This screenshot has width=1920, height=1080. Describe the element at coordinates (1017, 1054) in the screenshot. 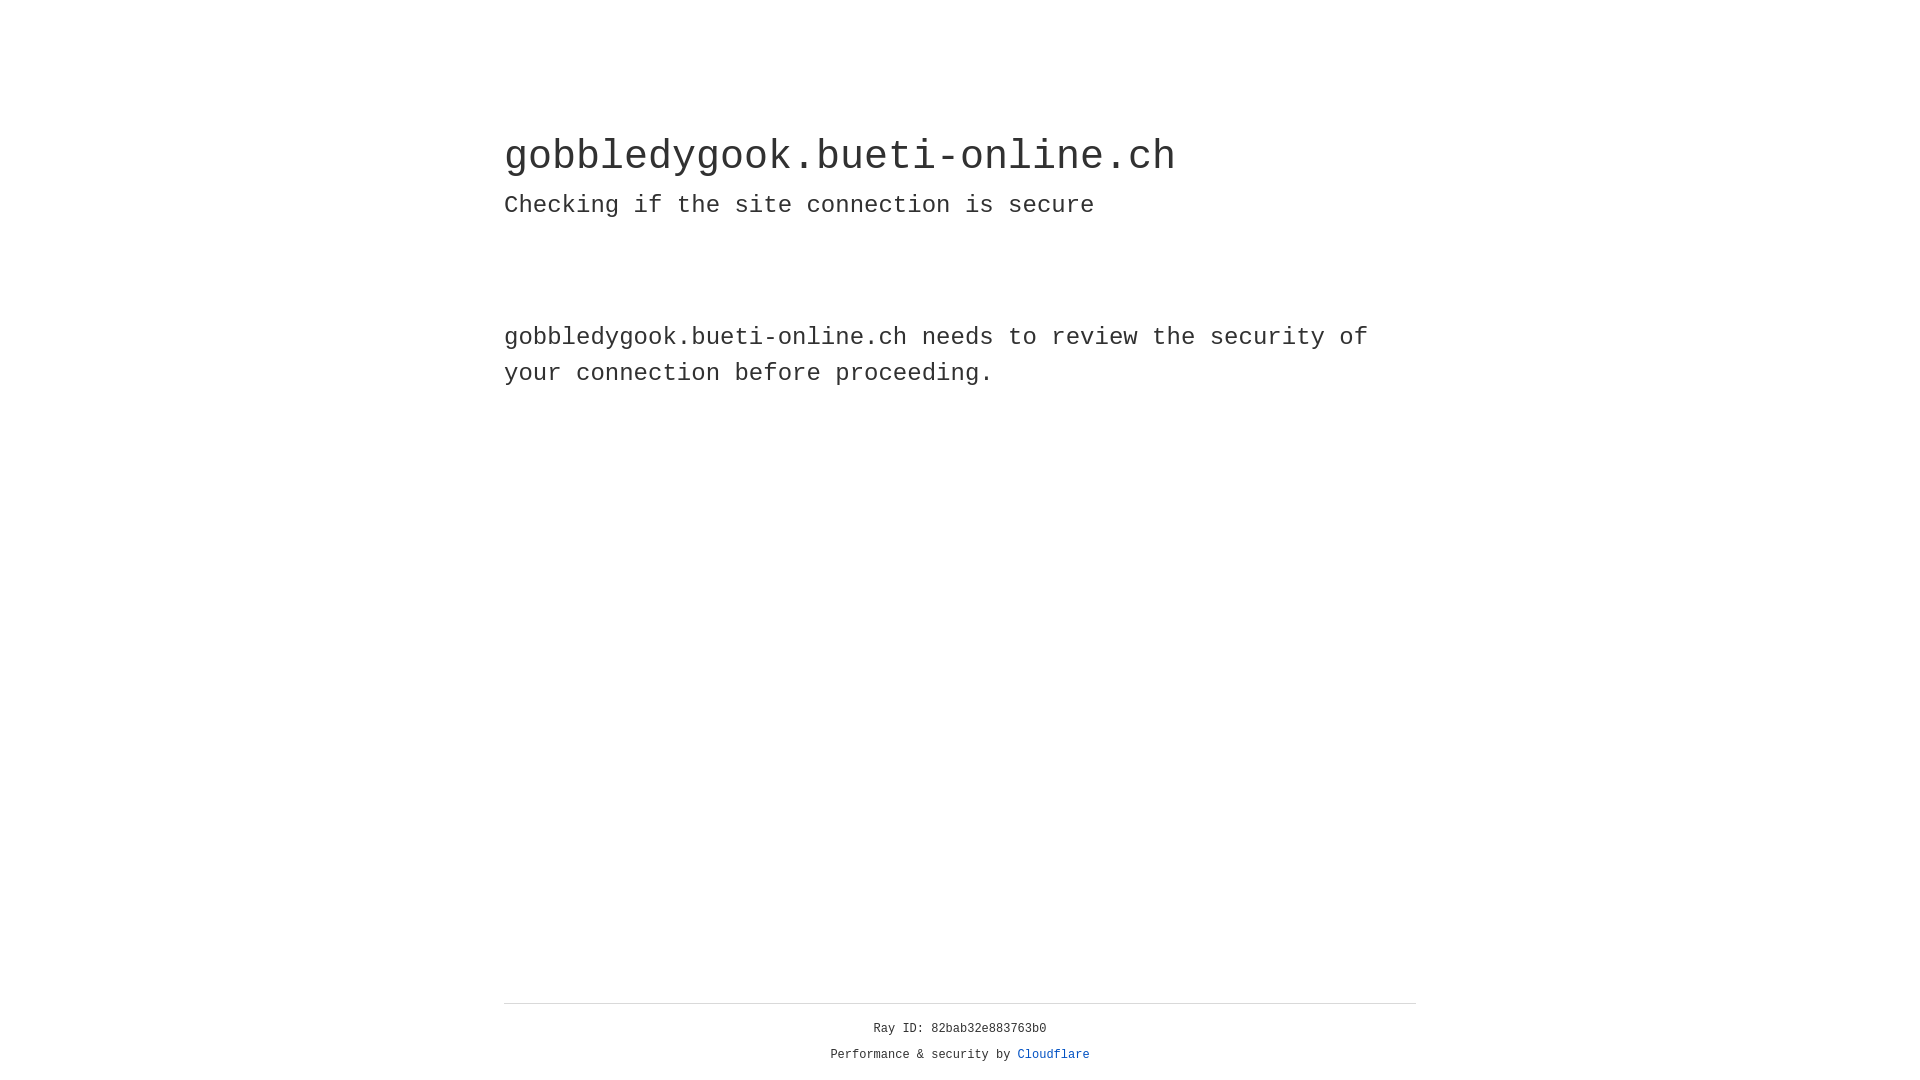

I see `'Cloudflare'` at that location.